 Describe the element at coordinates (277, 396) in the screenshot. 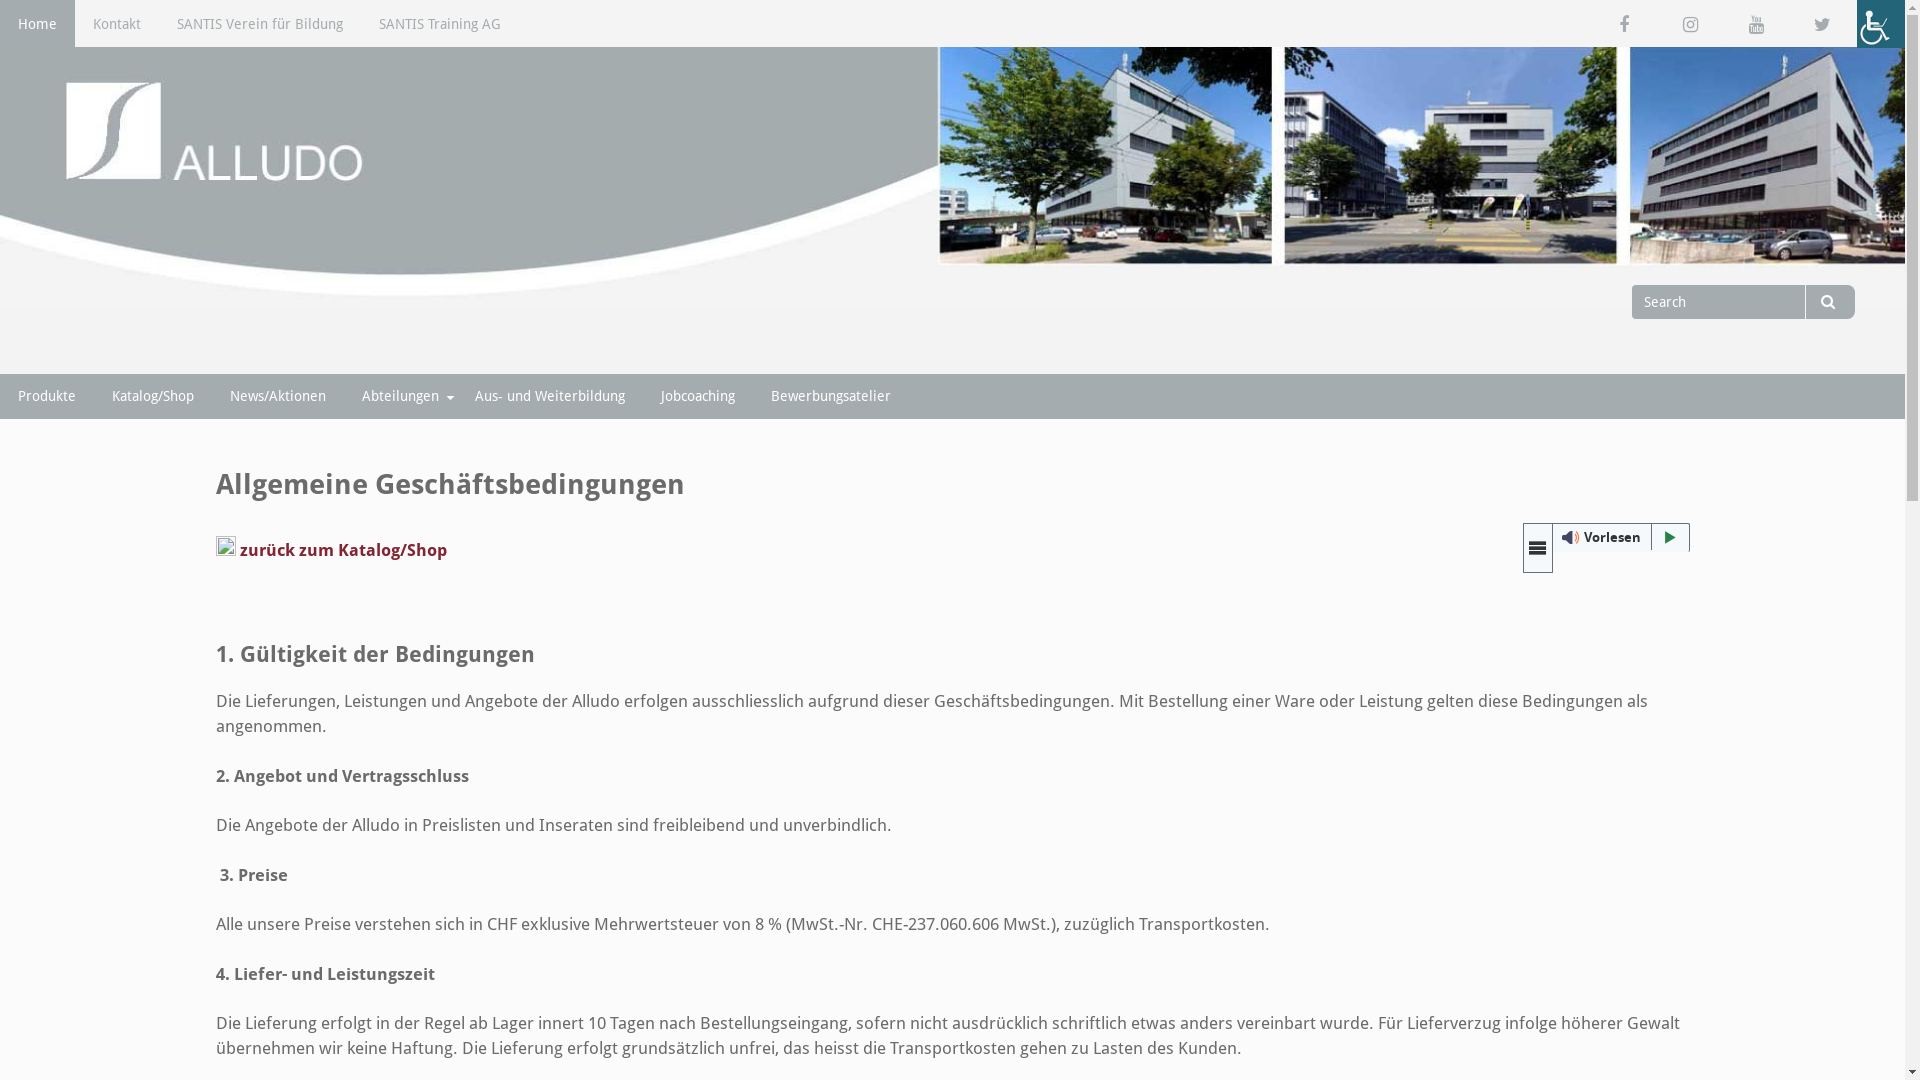

I see `'News/Aktionen'` at that location.